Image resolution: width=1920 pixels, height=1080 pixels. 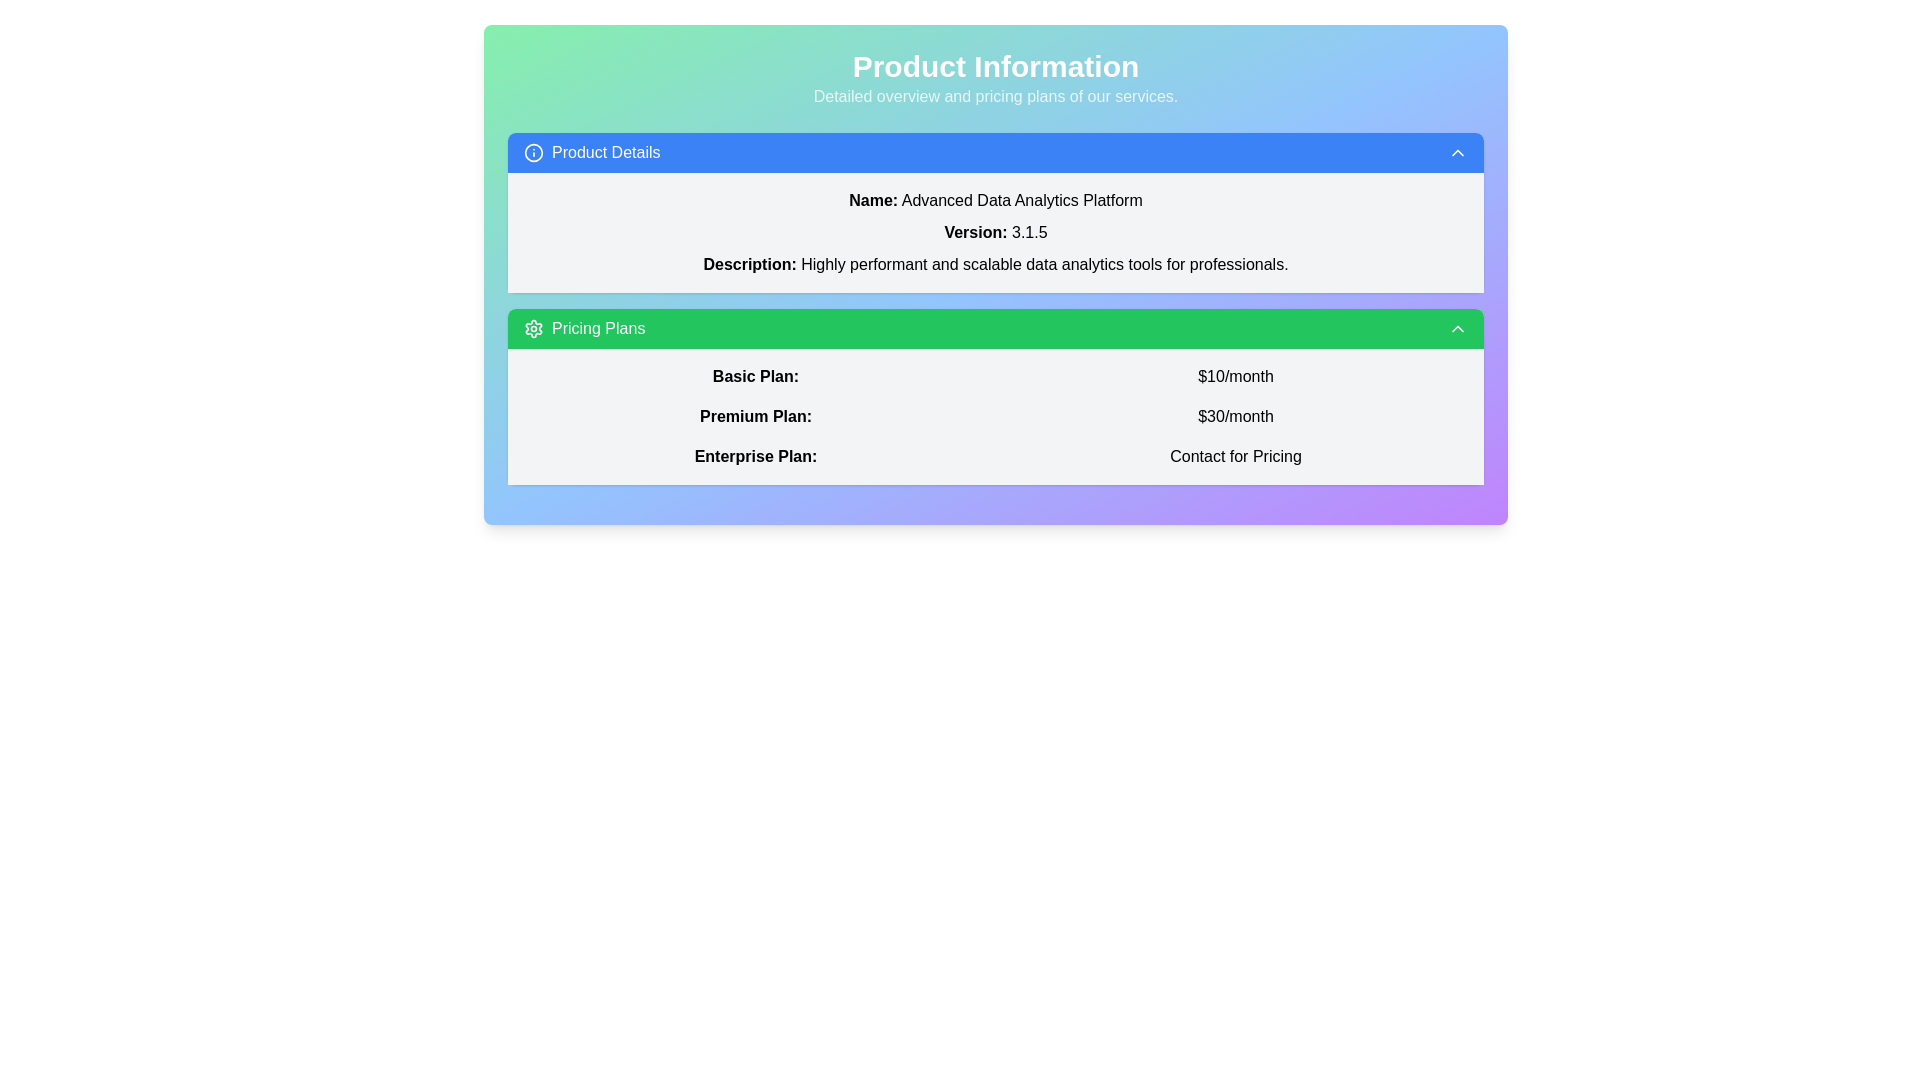 What do you see at coordinates (996, 231) in the screenshot?
I see `the Text label that displays the version information (3.1.5) located below the 'Name: Advanced Data Analytics Platform' and above the 'Description: Highly performant and scalable data analytics tools for professionals.'` at bounding box center [996, 231].